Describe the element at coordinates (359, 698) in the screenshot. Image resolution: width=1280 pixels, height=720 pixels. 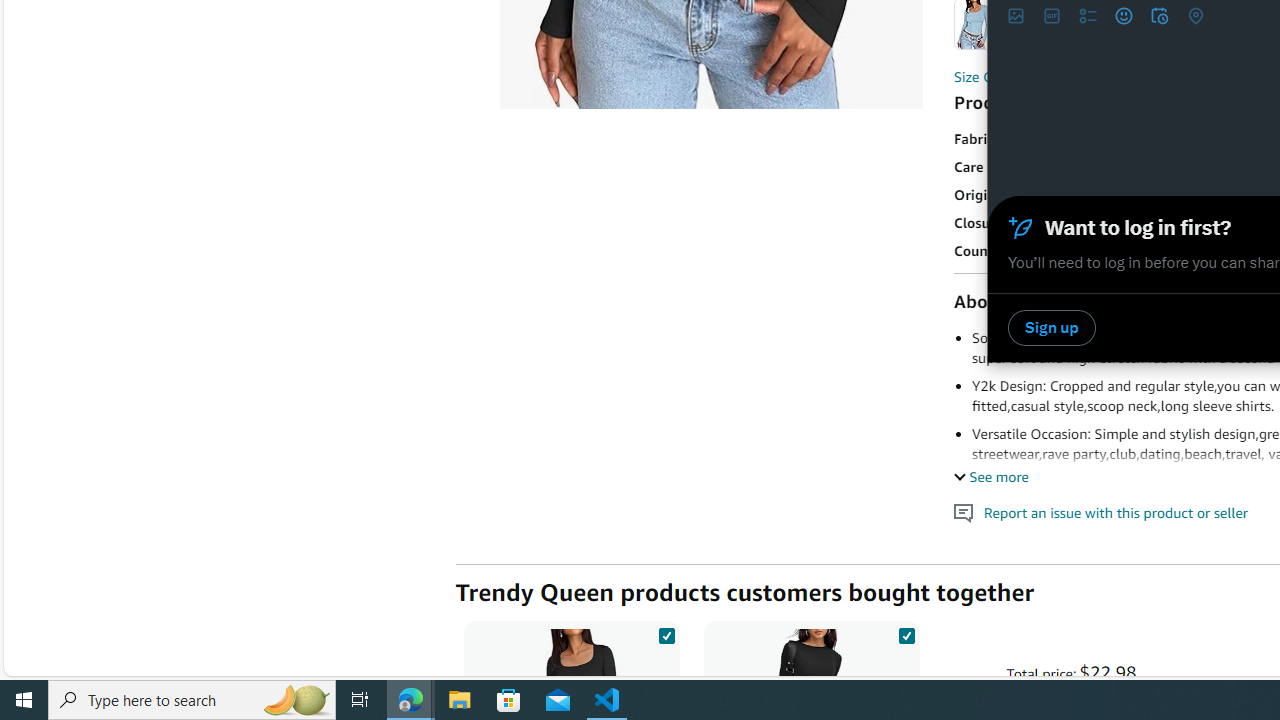
I see `'Task View'` at that location.